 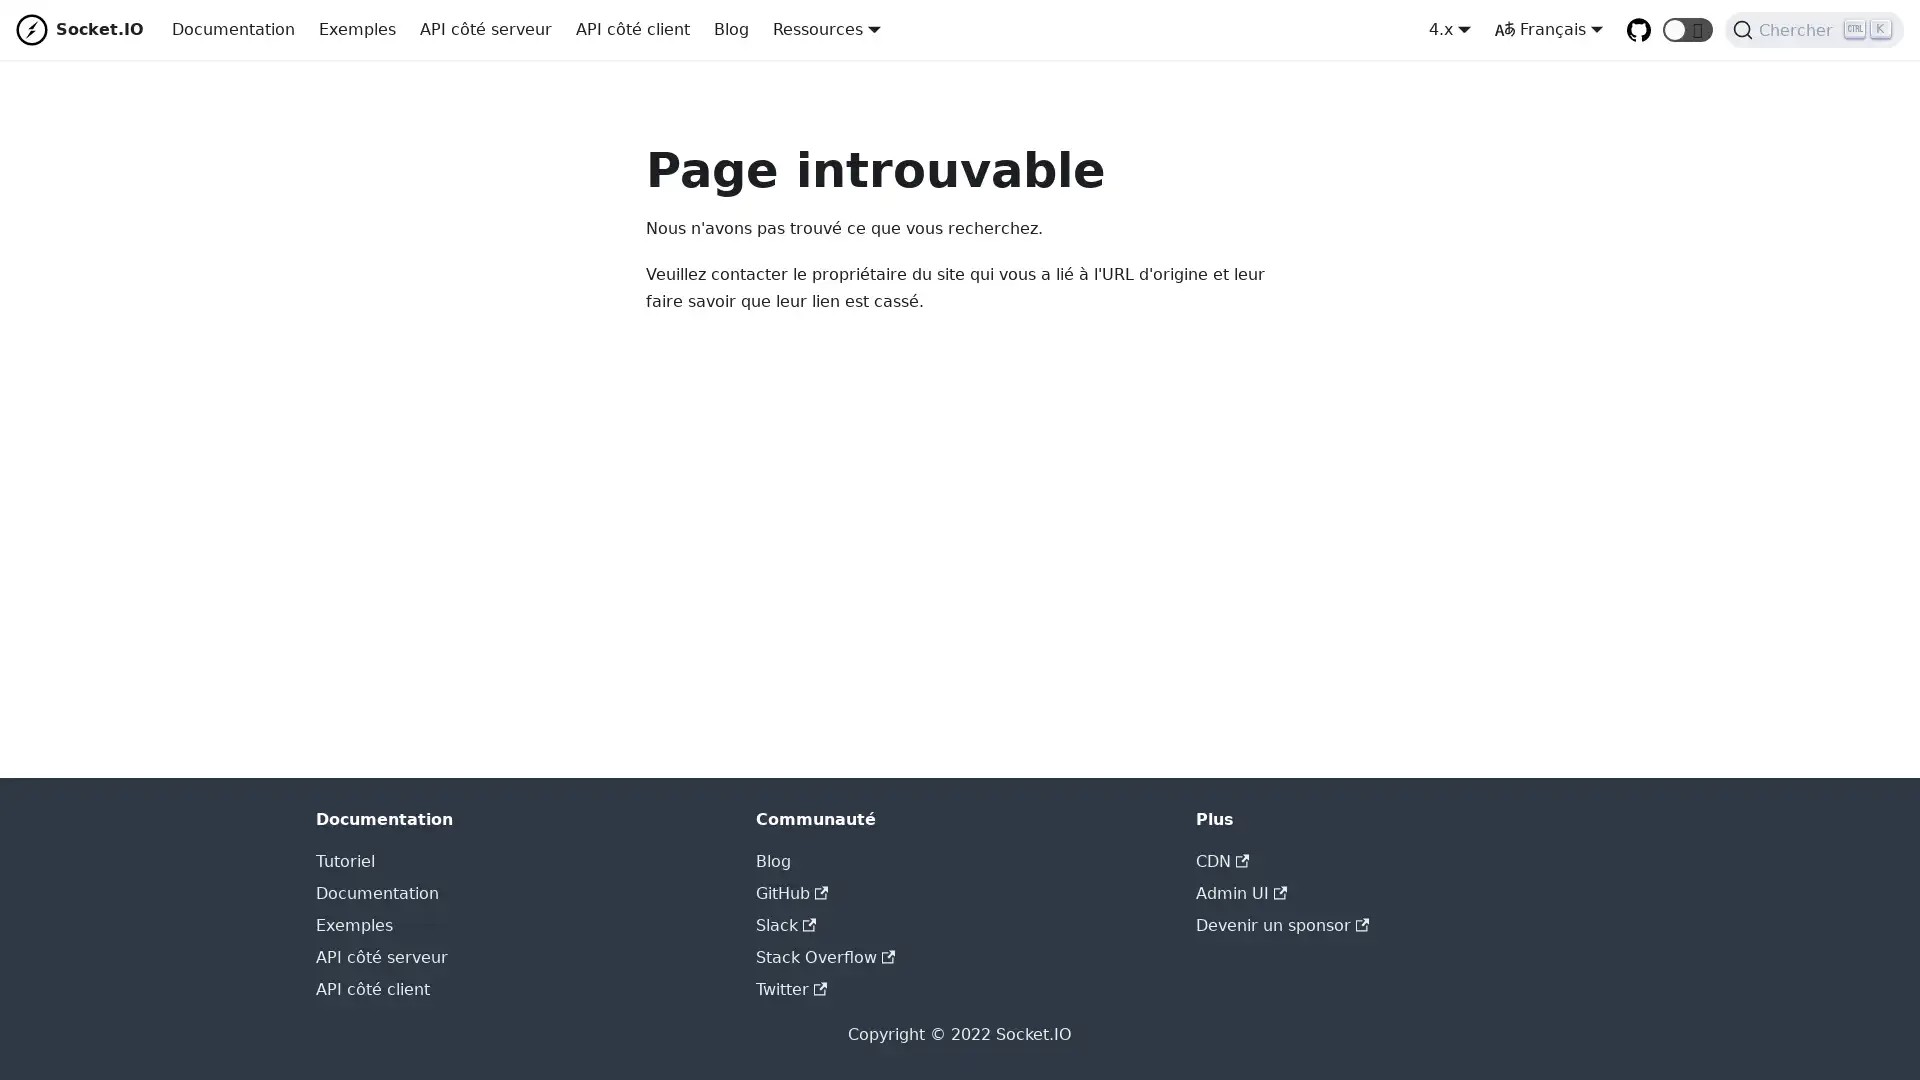 What do you see at coordinates (1814, 30) in the screenshot?
I see `Chercher` at bounding box center [1814, 30].